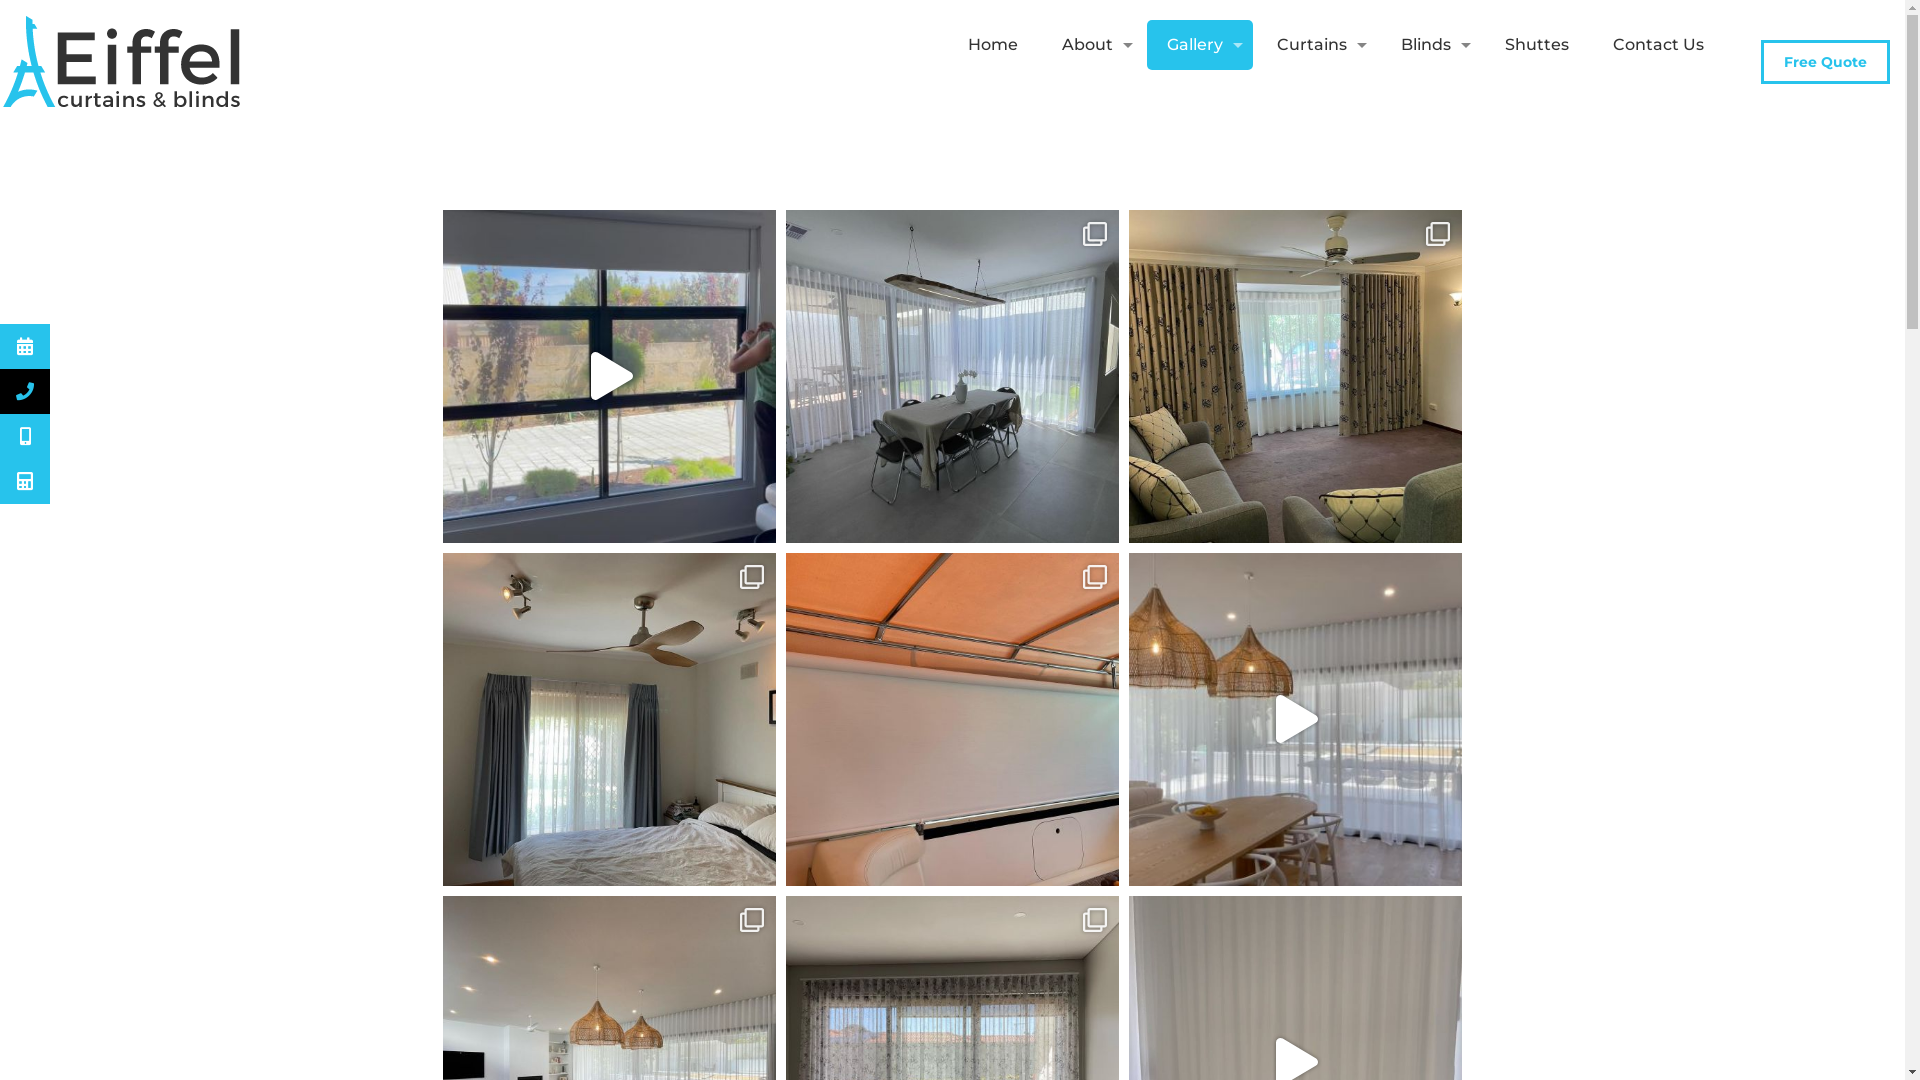 This screenshot has width=1920, height=1080. What do you see at coordinates (1535, 45) in the screenshot?
I see `'Shuttes'` at bounding box center [1535, 45].